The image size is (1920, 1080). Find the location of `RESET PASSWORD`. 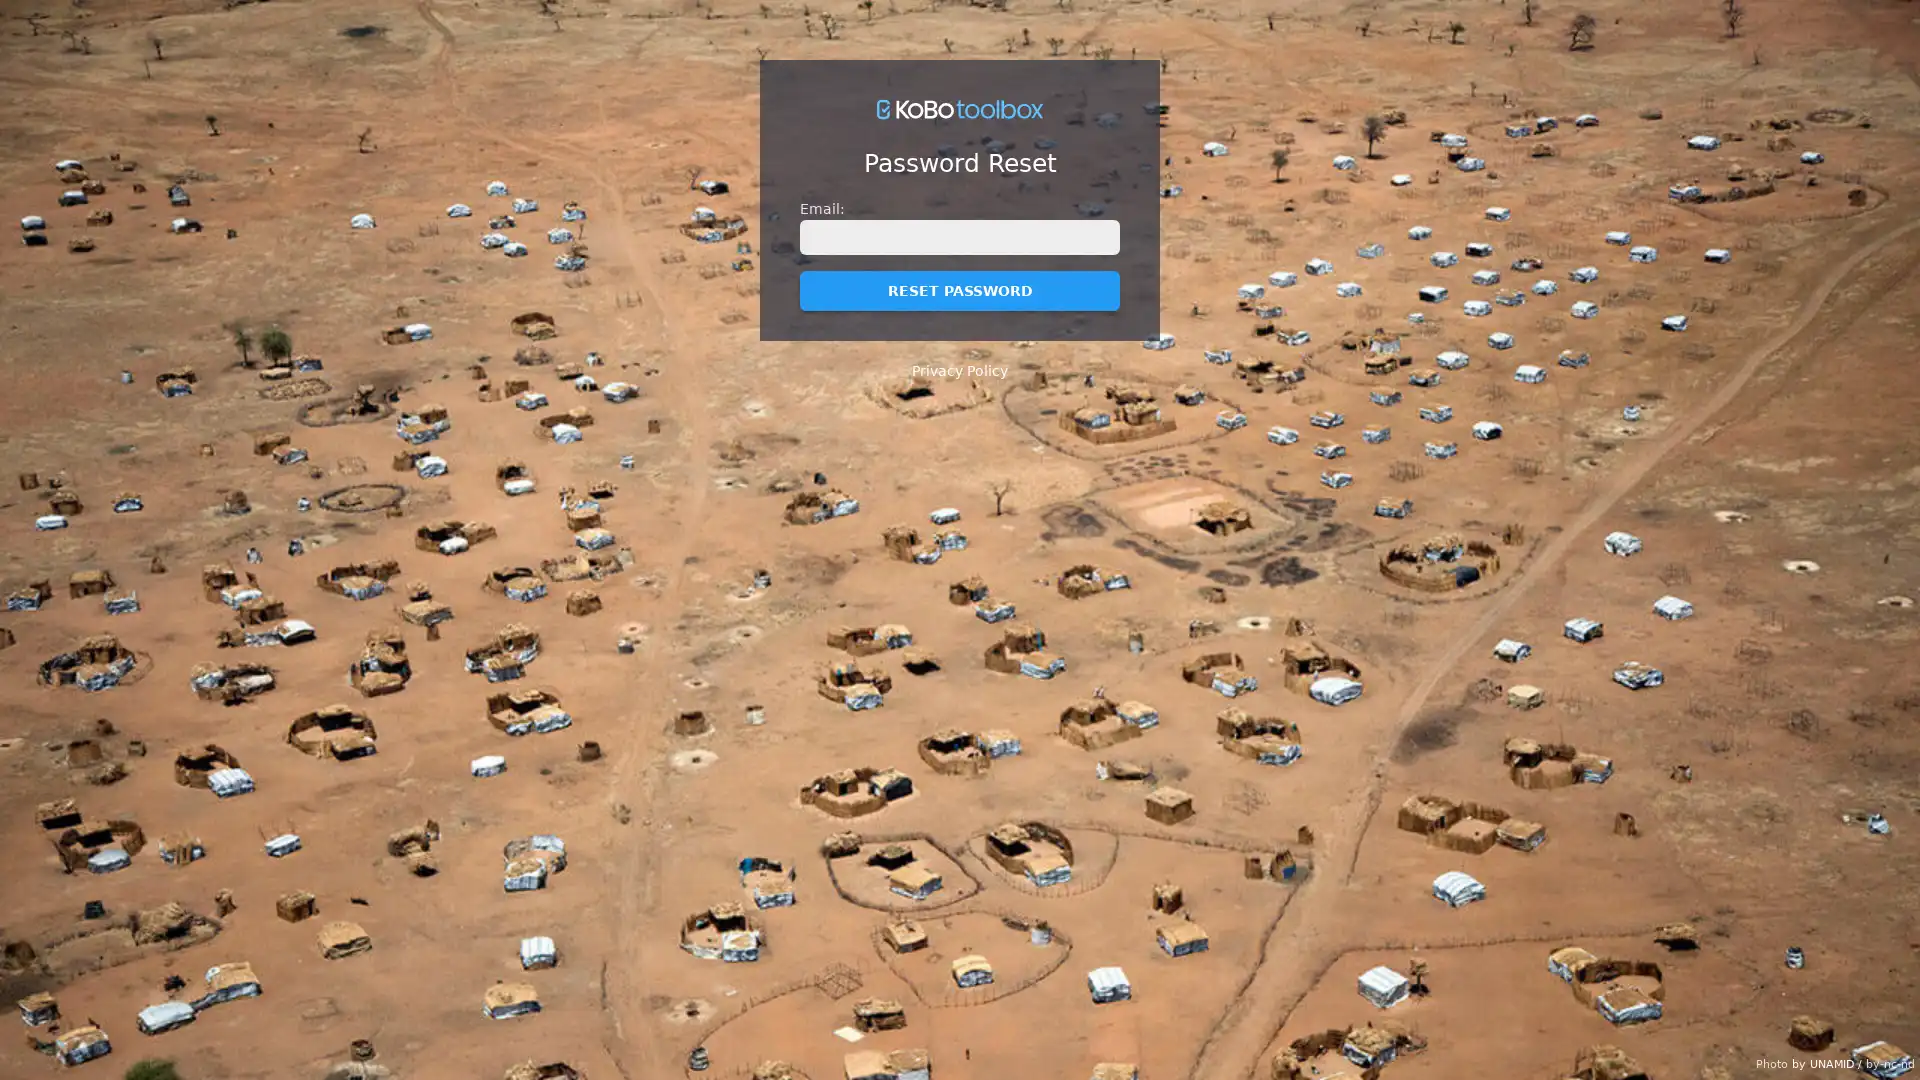

RESET PASSWORD is located at coordinates (960, 290).